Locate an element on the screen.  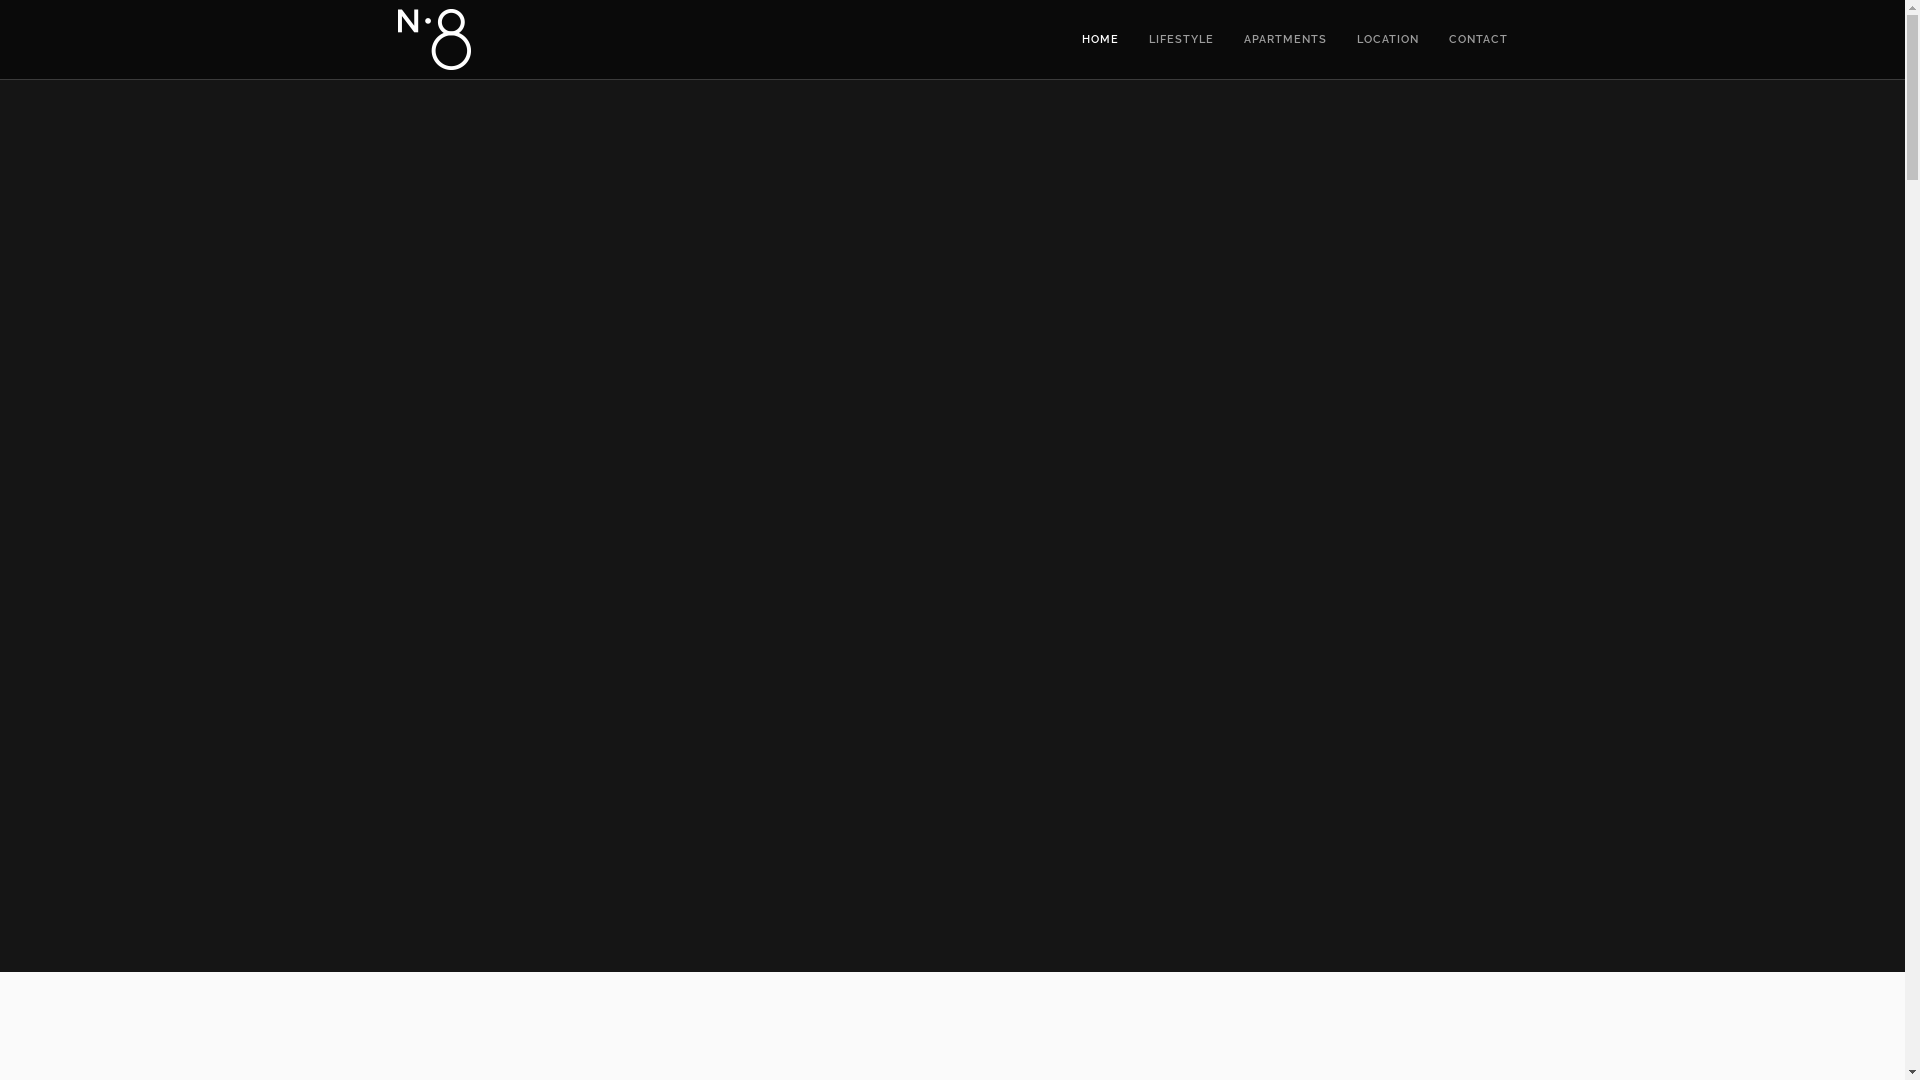
'LOCATION' is located at coordinates (1386, 39).